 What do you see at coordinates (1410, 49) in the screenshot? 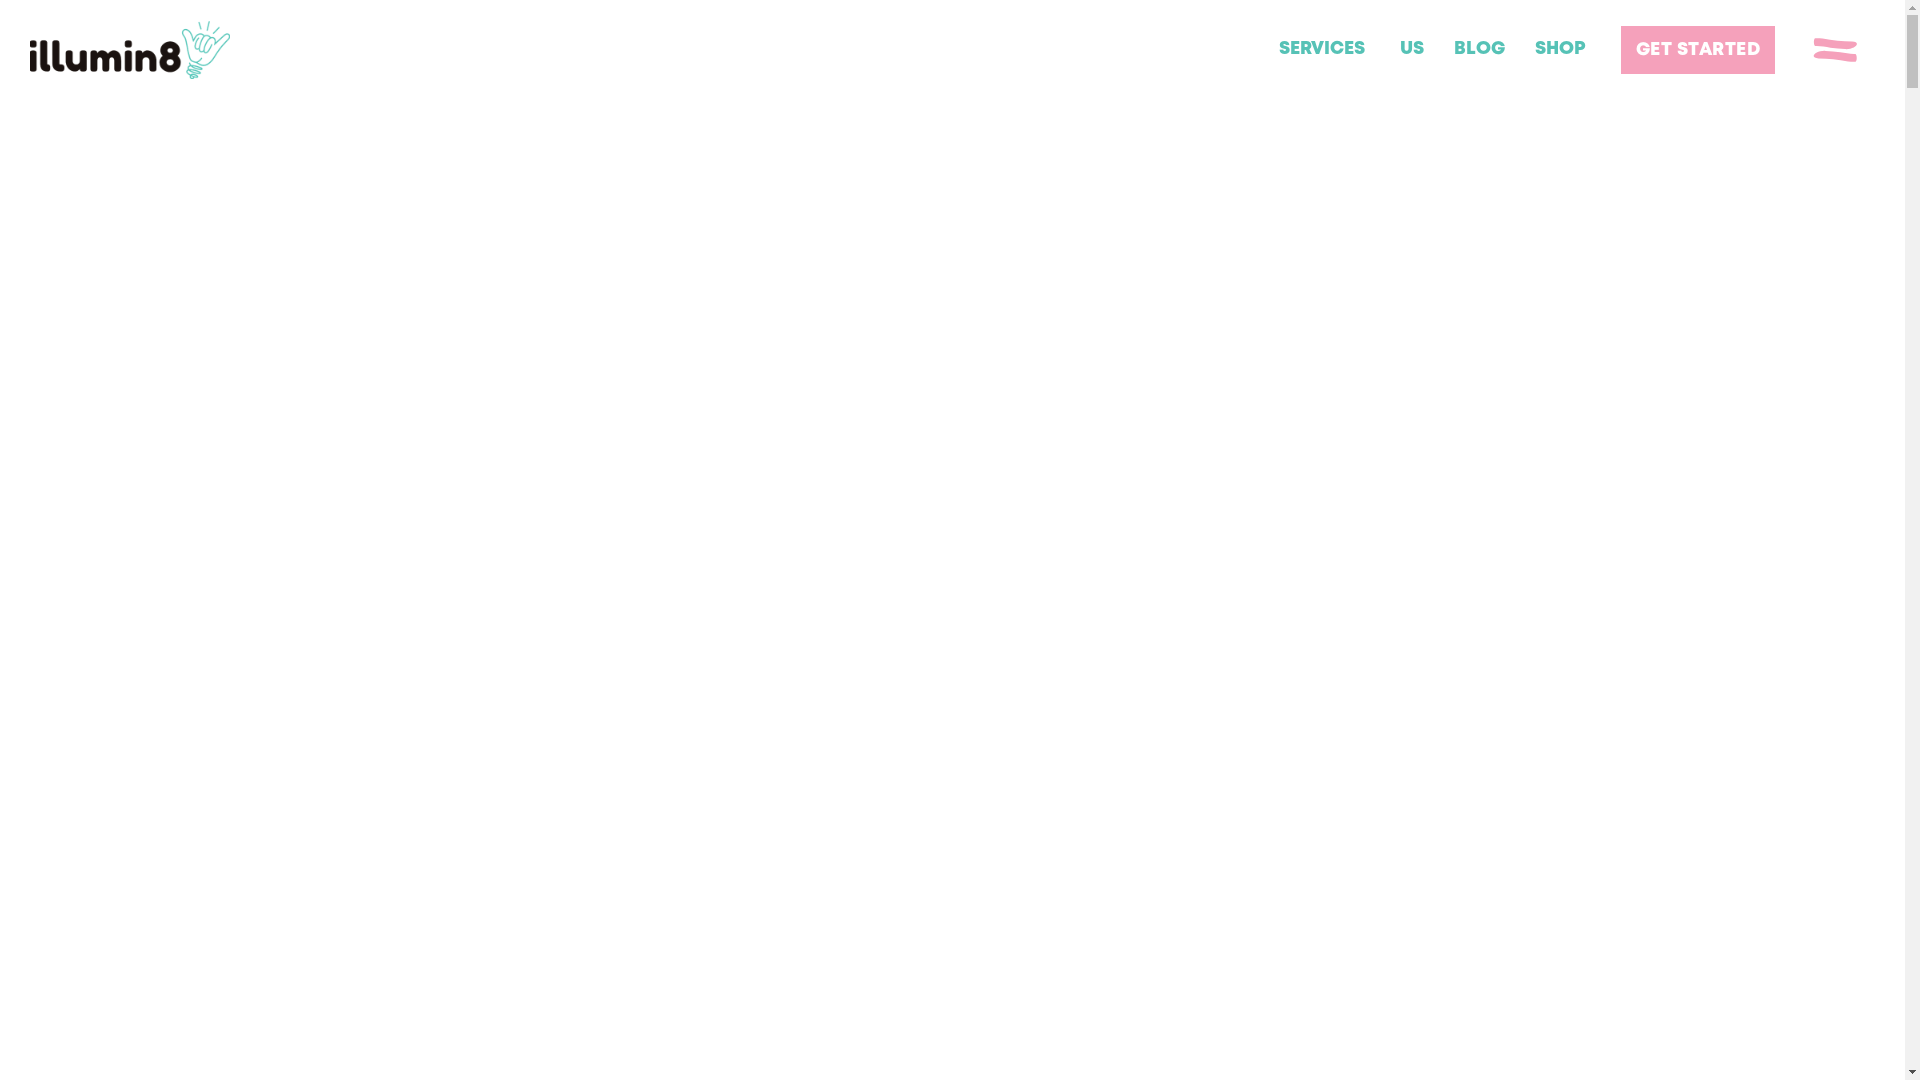
I see `'US'` at bounding box center [1410, 49].